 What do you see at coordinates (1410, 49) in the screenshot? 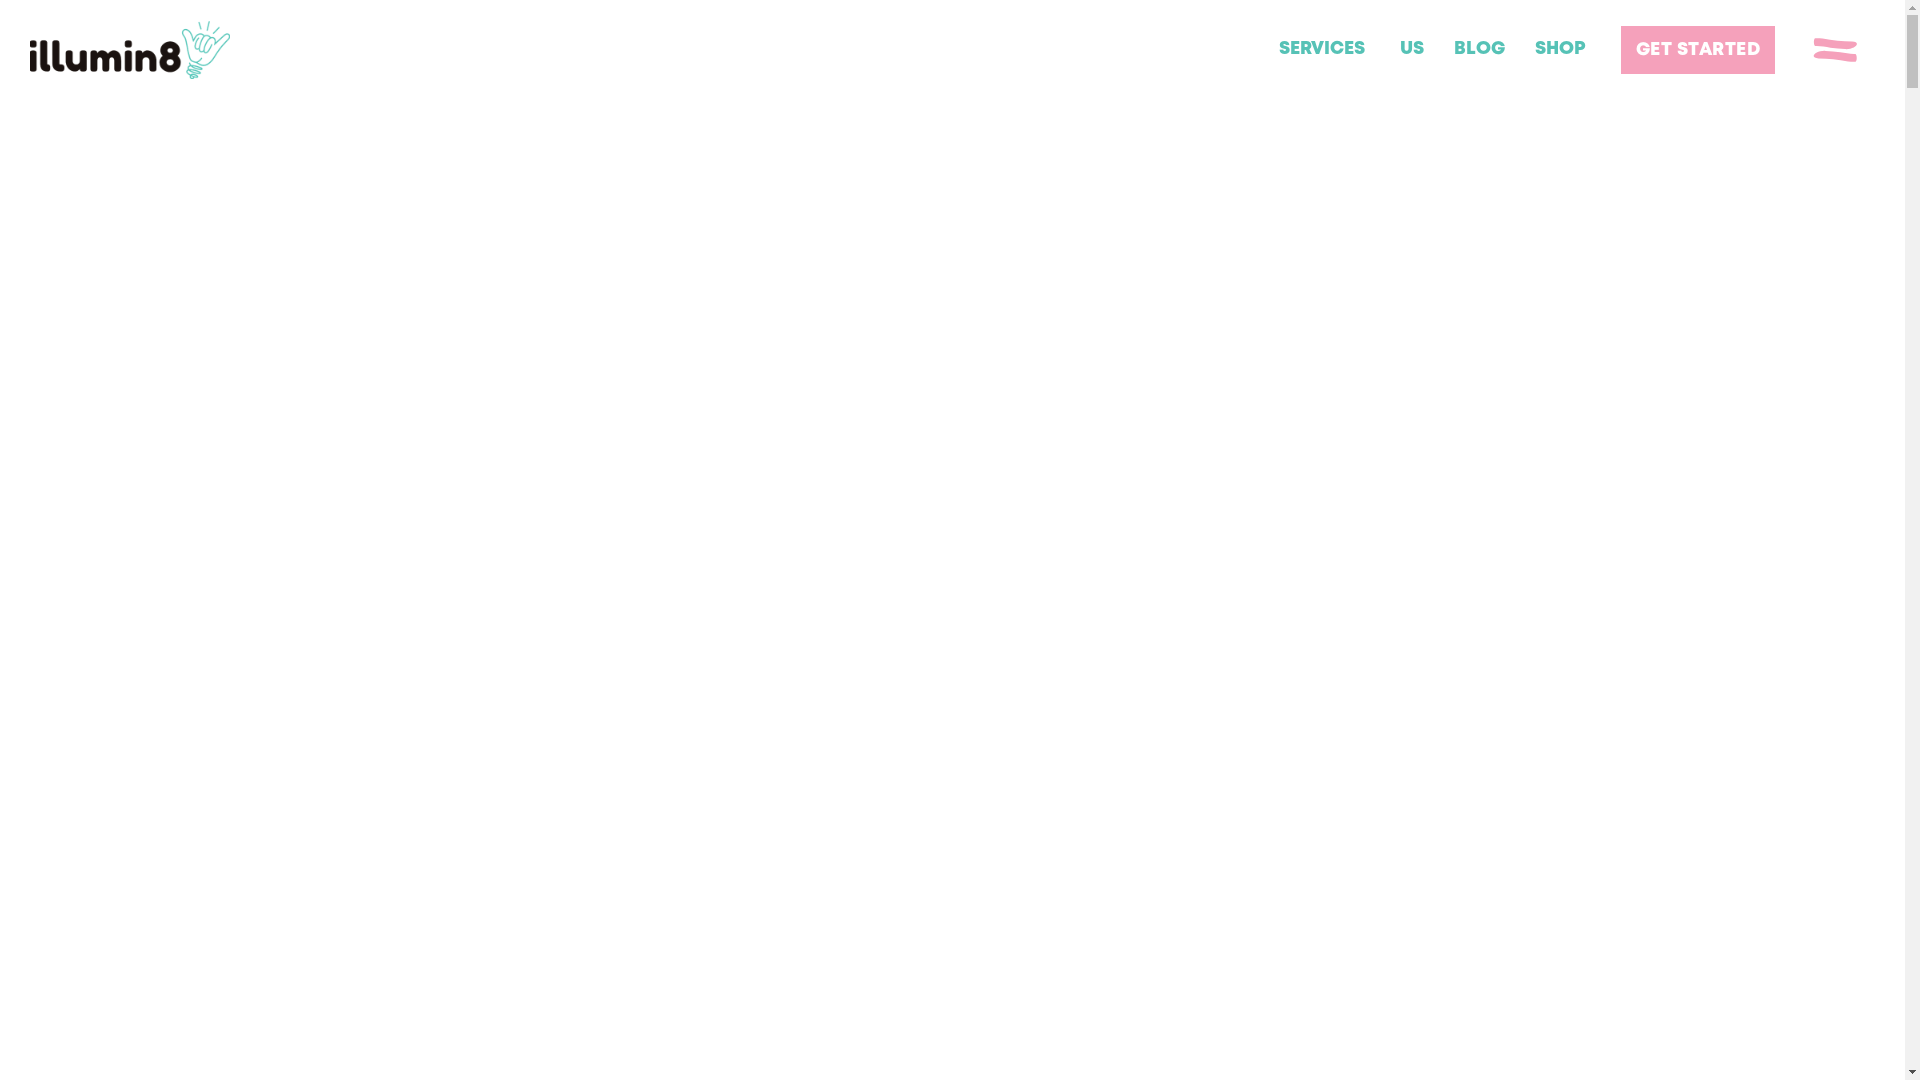
I see `'US'` at bounding box center [1410, 49].